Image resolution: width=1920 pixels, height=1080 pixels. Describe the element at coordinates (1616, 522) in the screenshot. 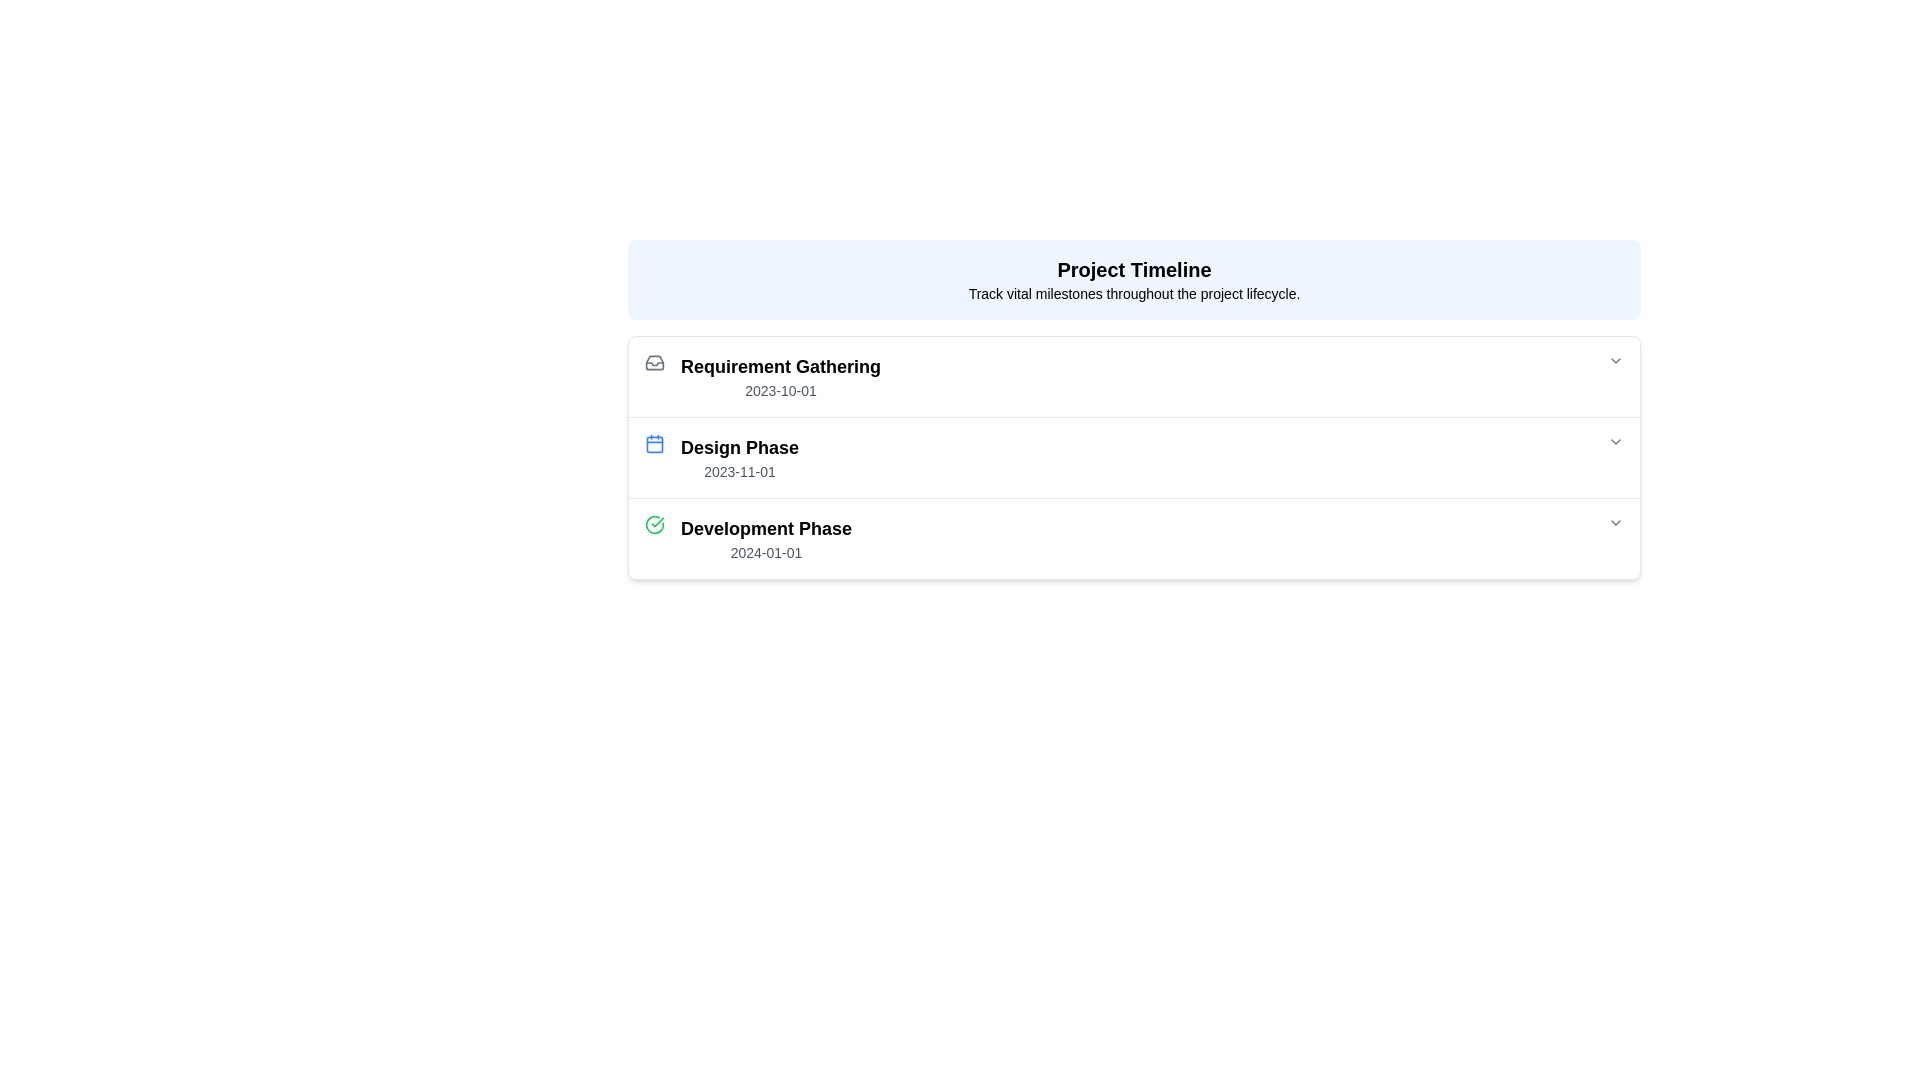

I see `the chevron toggle button located at the right end of the 'Development Phase' row` at that location.